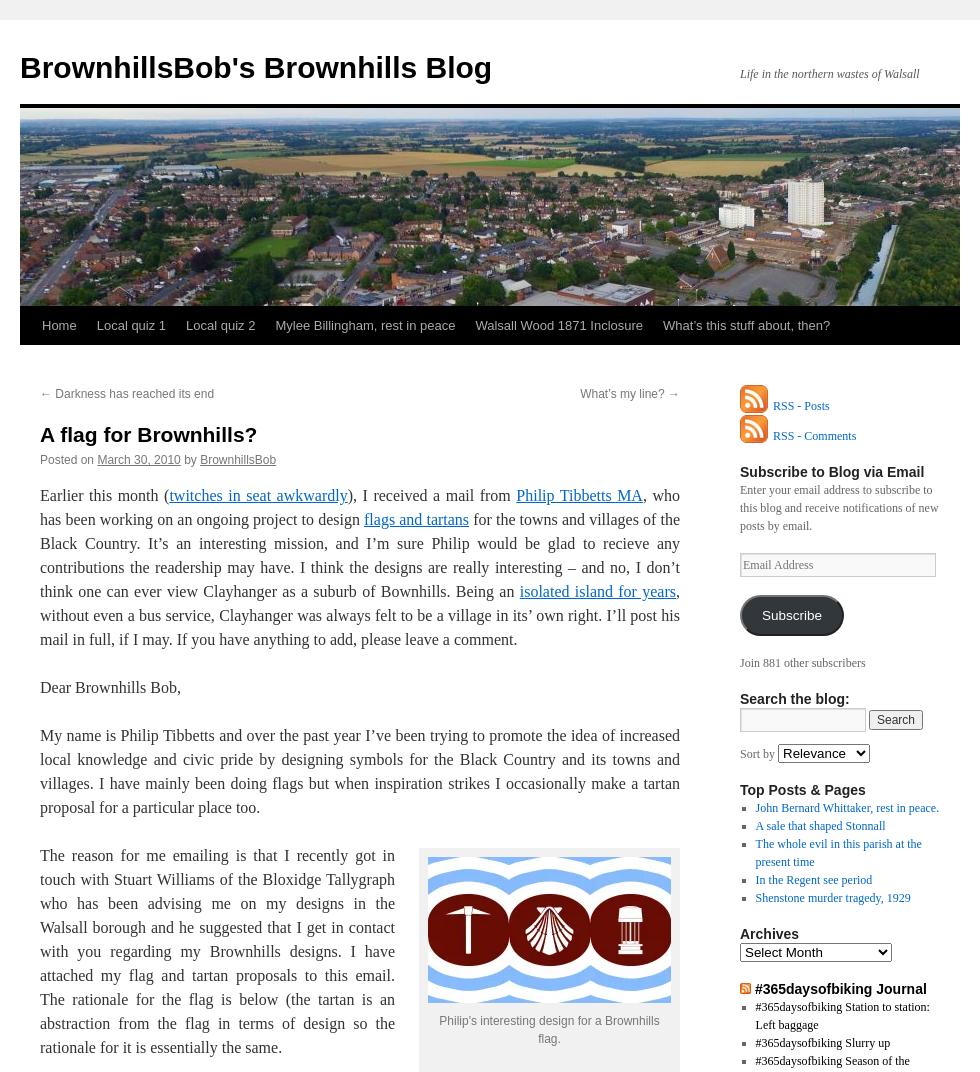  I want to click on 'Sort by', so click(739, 754).